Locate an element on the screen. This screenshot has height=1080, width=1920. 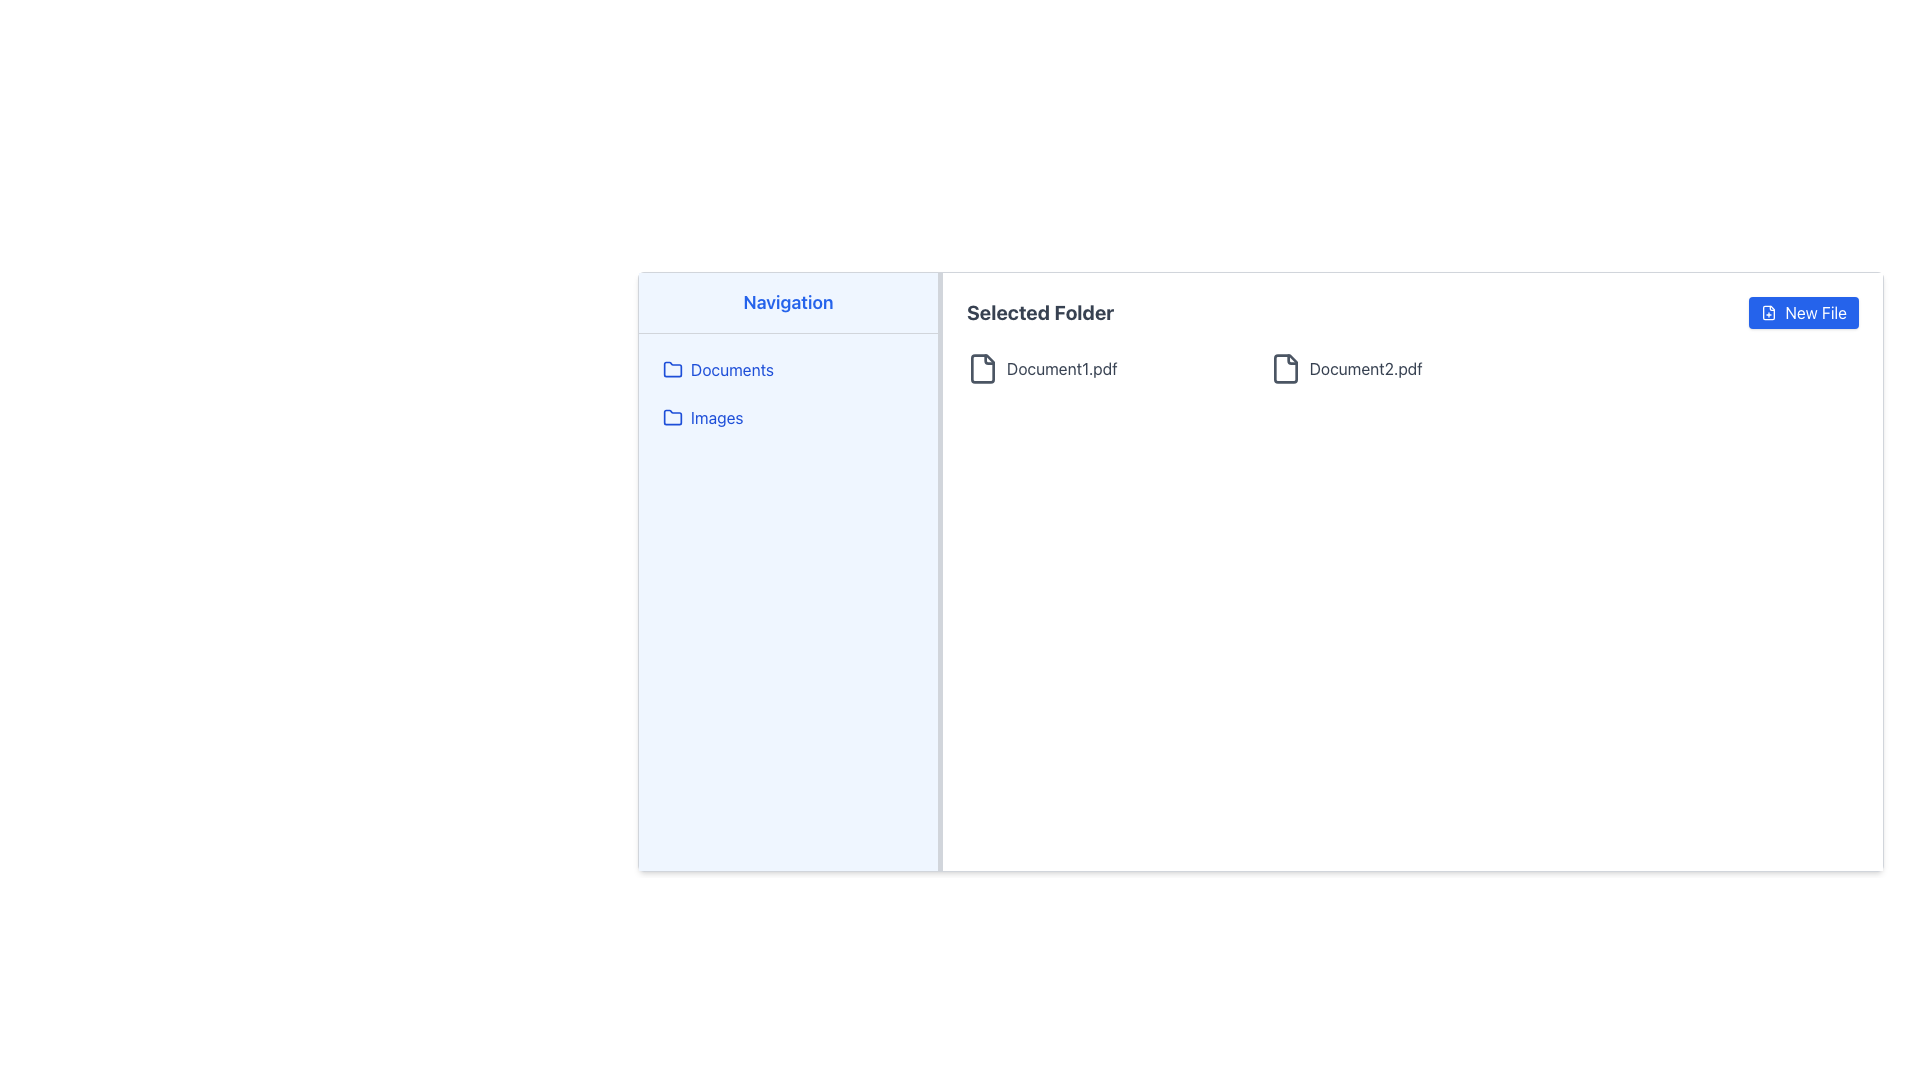
the graphical icon for creating a new file, located in the top-right corner of the interface next to the 'New File' text is located at coordinates (1769, 312).